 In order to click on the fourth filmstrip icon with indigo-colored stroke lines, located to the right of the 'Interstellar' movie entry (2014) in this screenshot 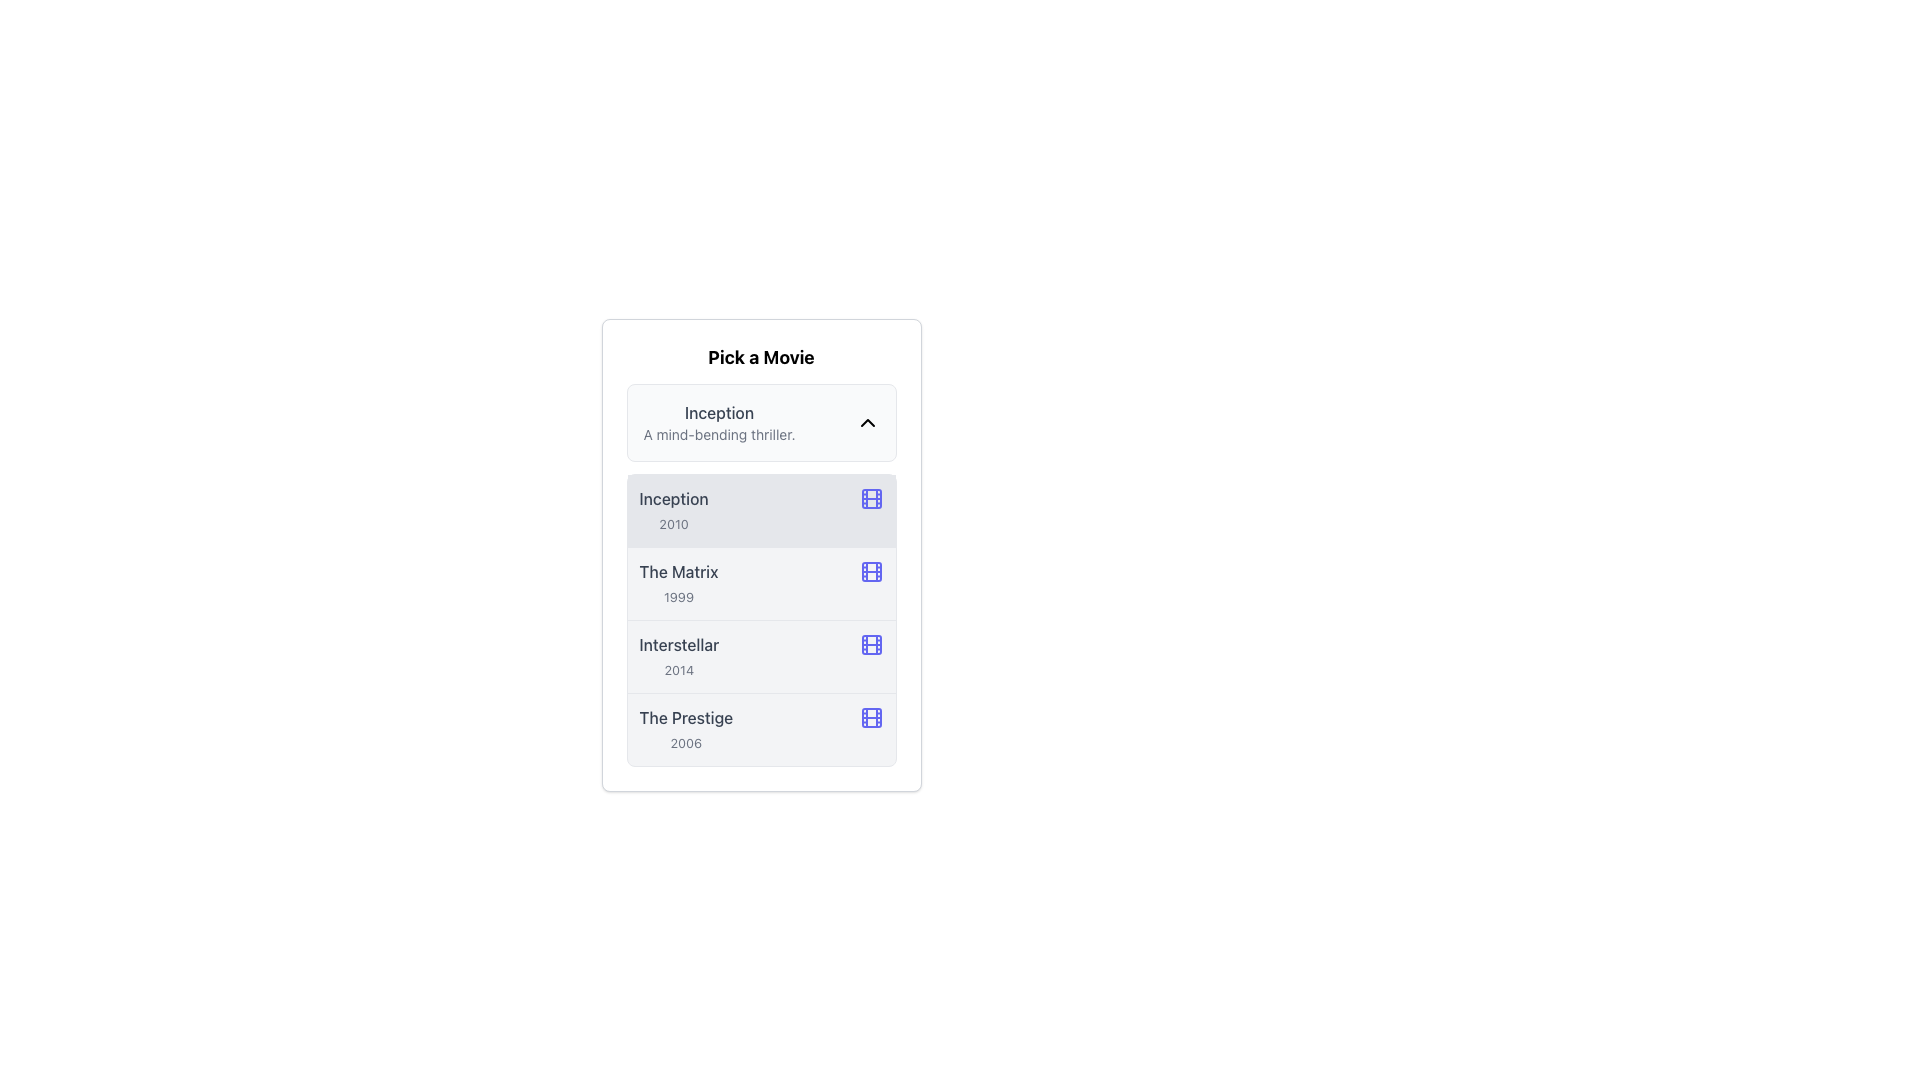, I will do `click(871, 644)`.